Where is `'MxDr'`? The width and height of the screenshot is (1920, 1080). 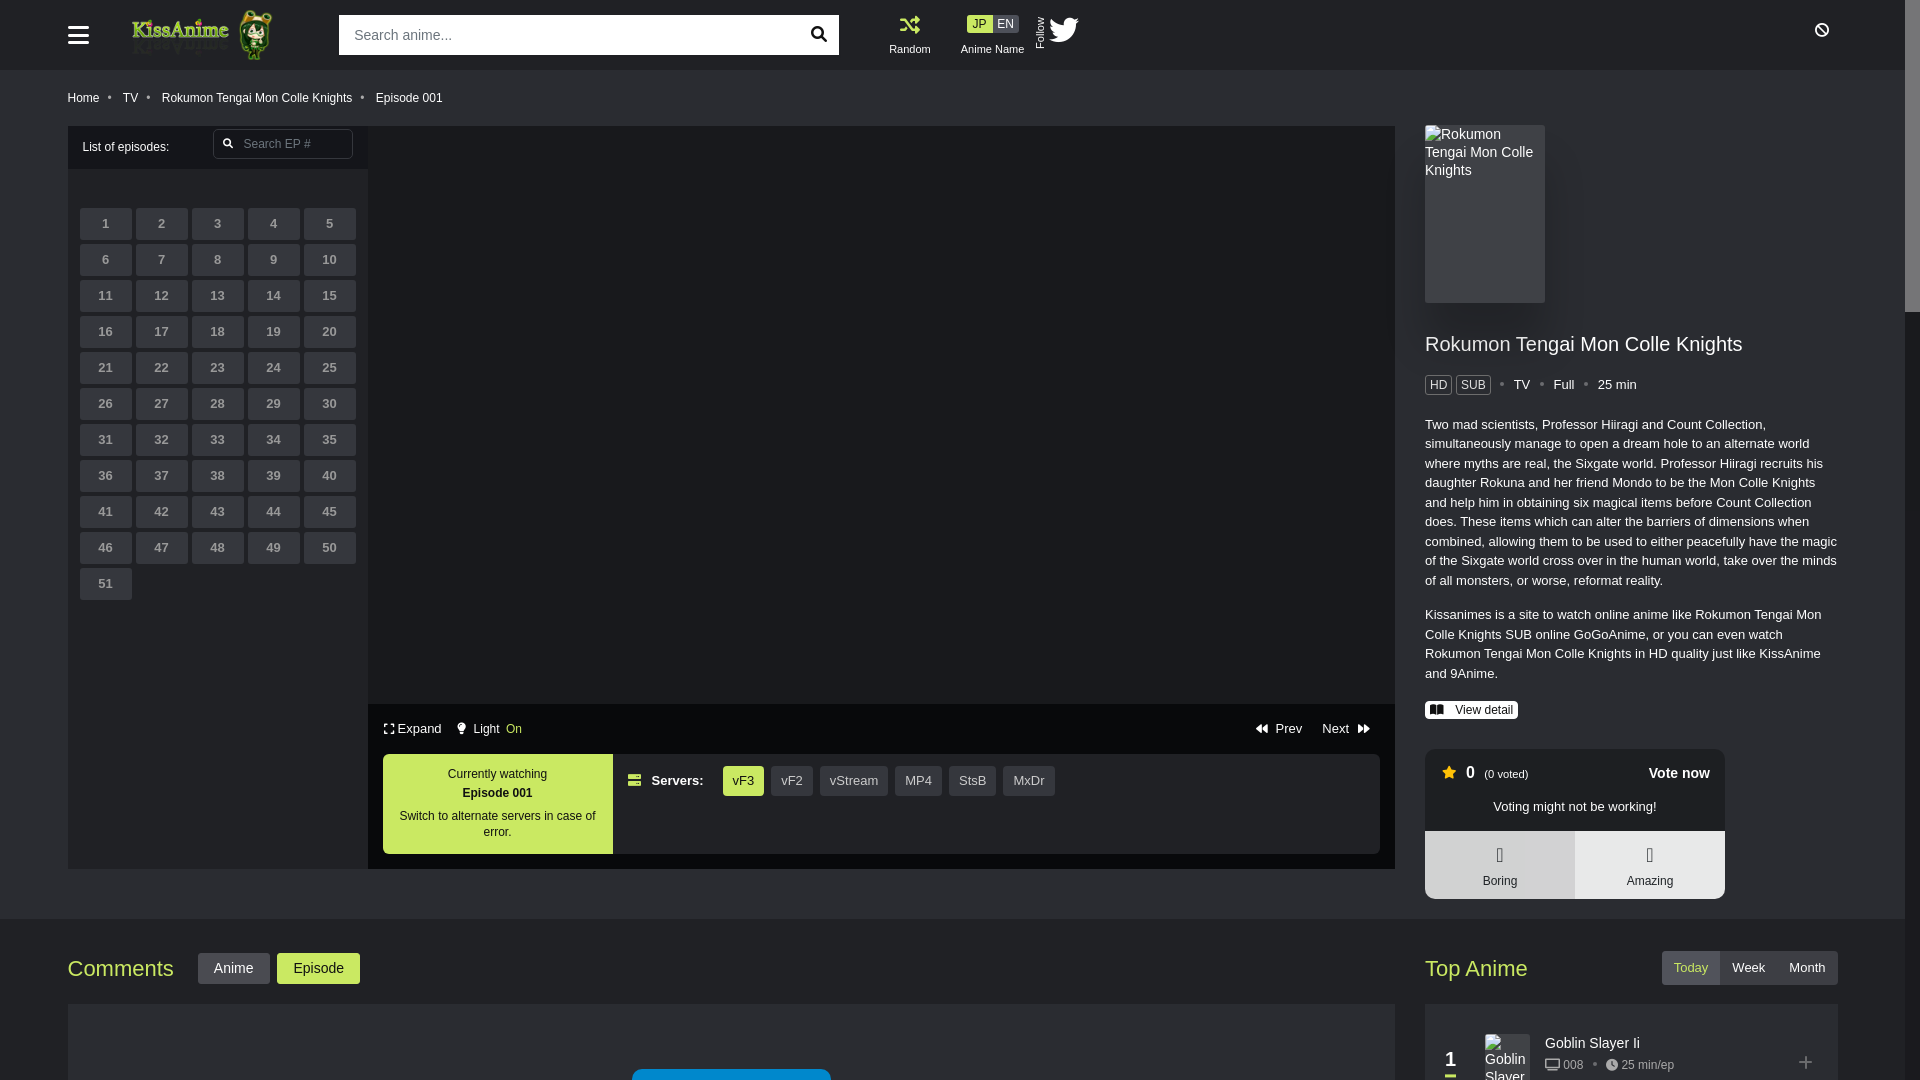
'MxDr' is located at coordinates (1003, 779).